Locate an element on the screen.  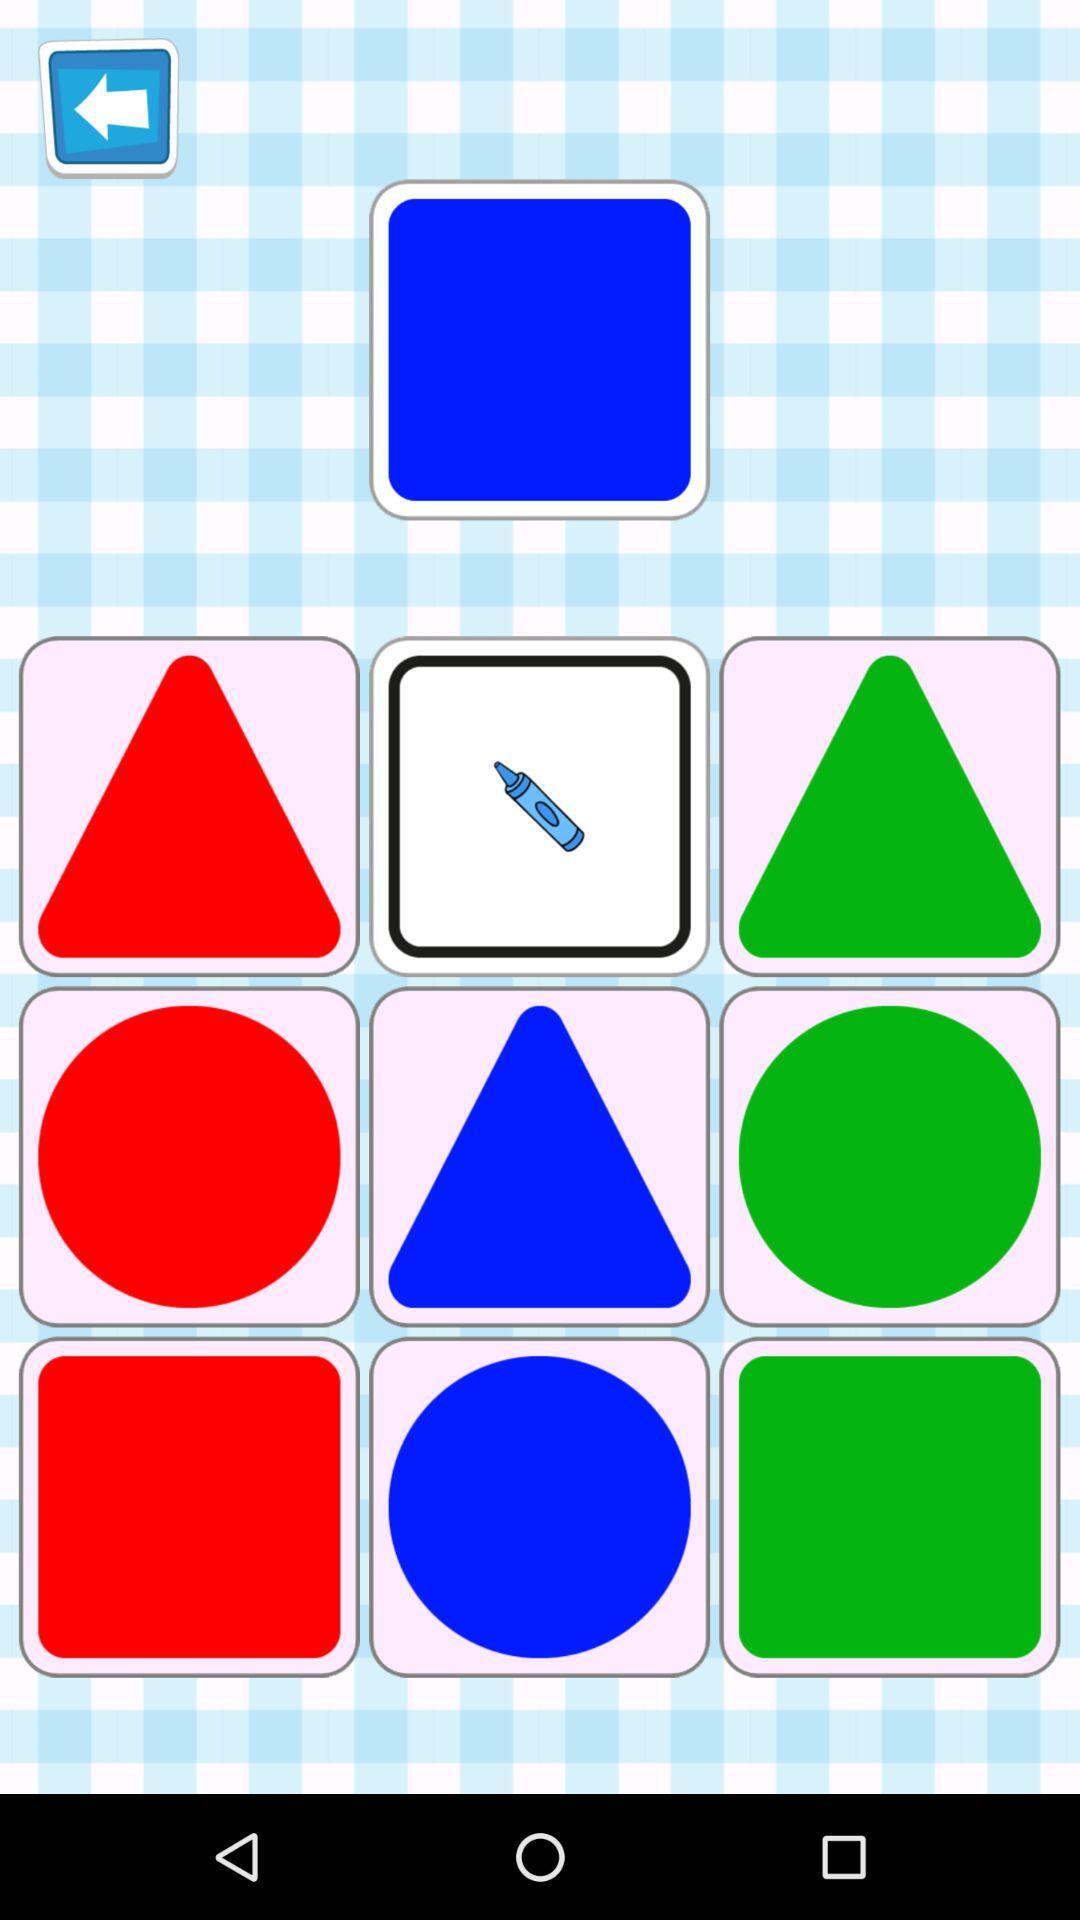
circle picture is located at coordinates (889, 1156).